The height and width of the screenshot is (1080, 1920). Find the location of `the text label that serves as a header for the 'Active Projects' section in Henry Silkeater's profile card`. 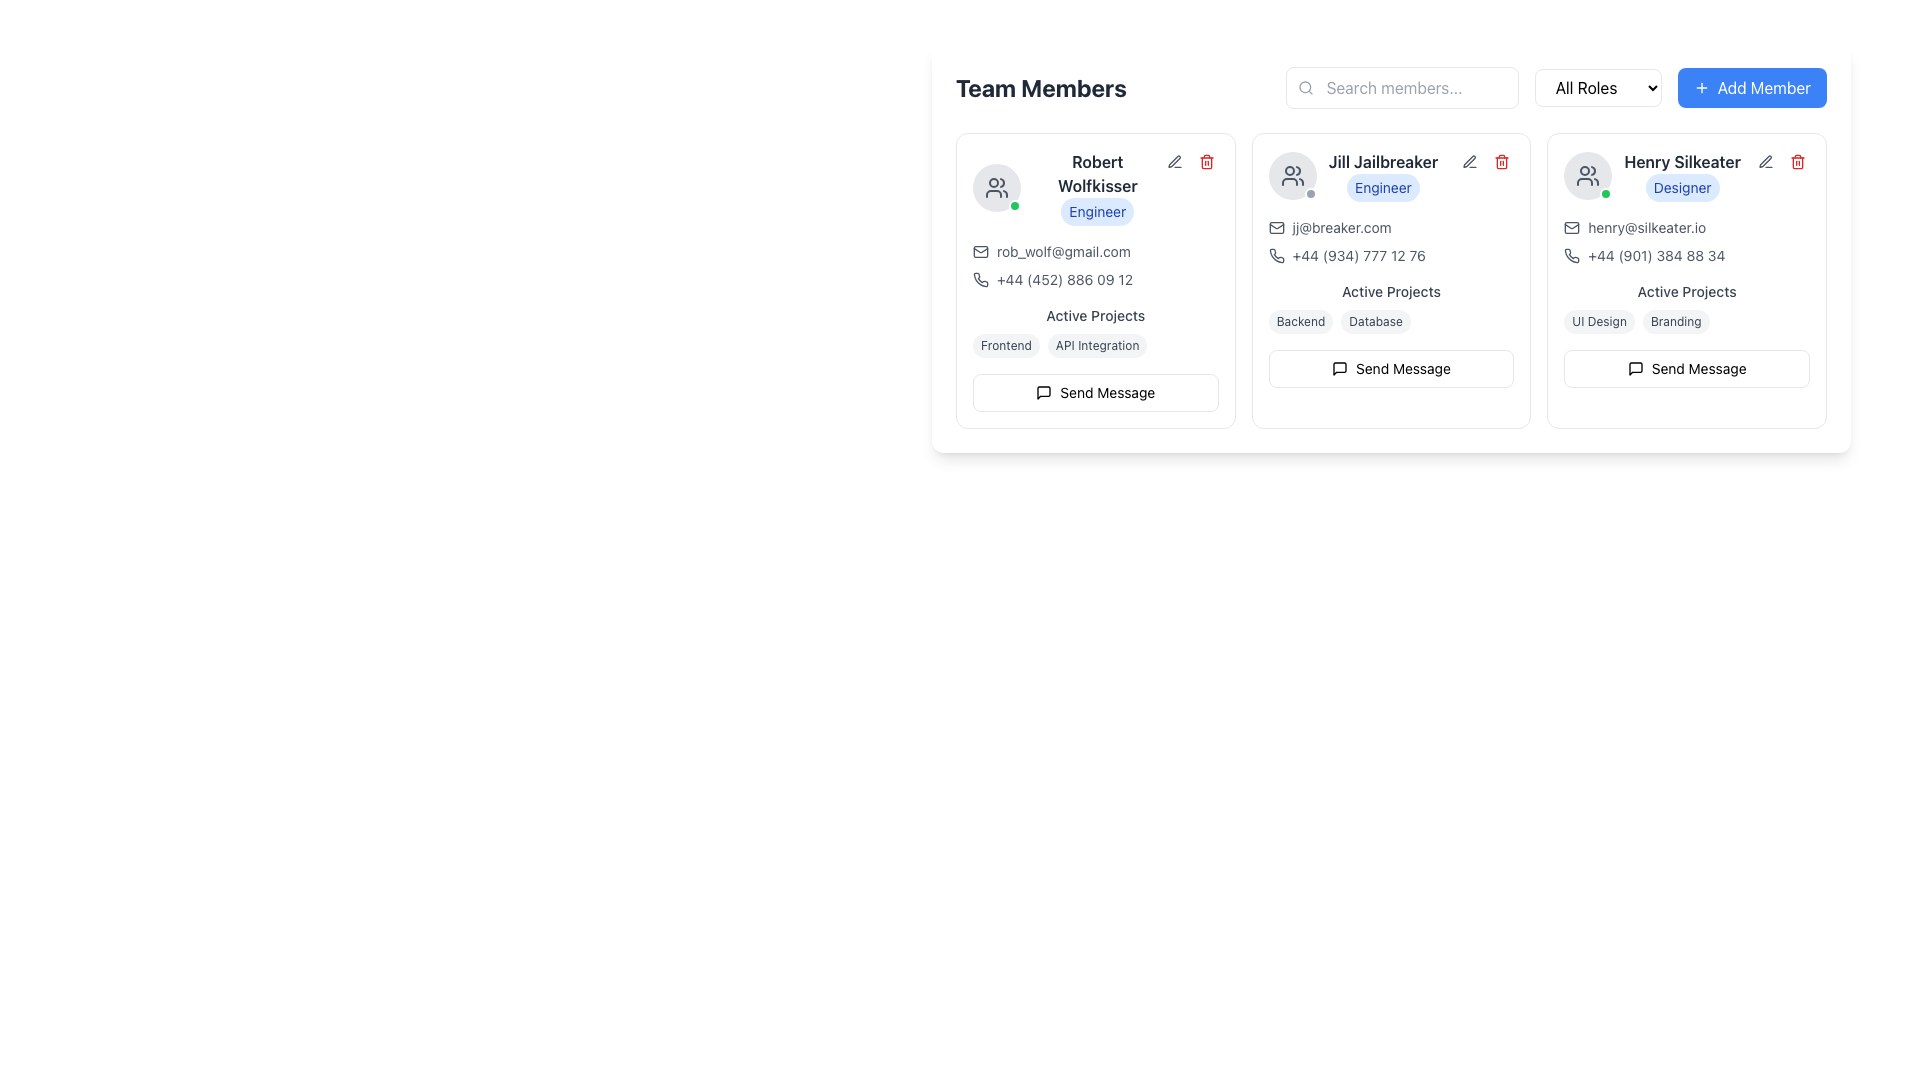

the text label that serves as a header for the 'Active Projects' section in Henry Silkeater's profile card is located at coordinates (1686, 292).